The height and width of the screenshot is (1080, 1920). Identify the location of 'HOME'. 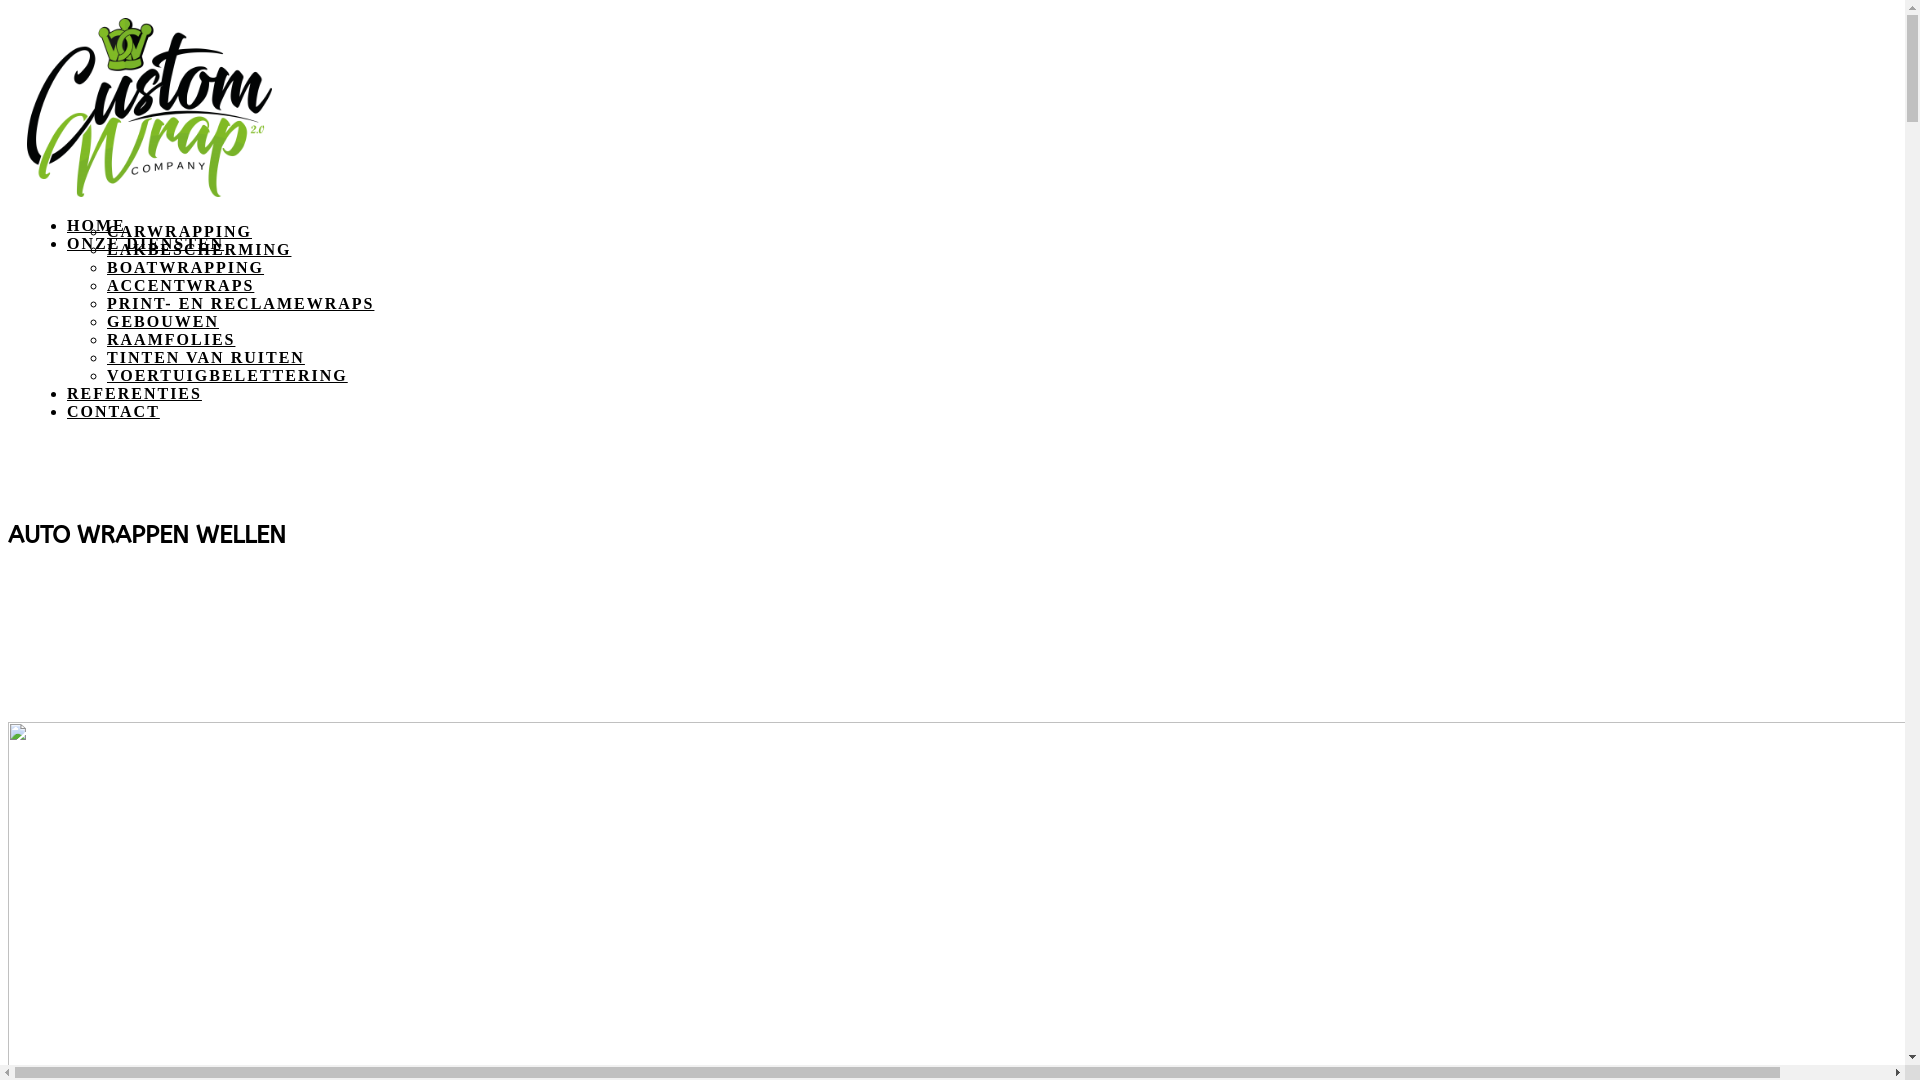
(95, 225).